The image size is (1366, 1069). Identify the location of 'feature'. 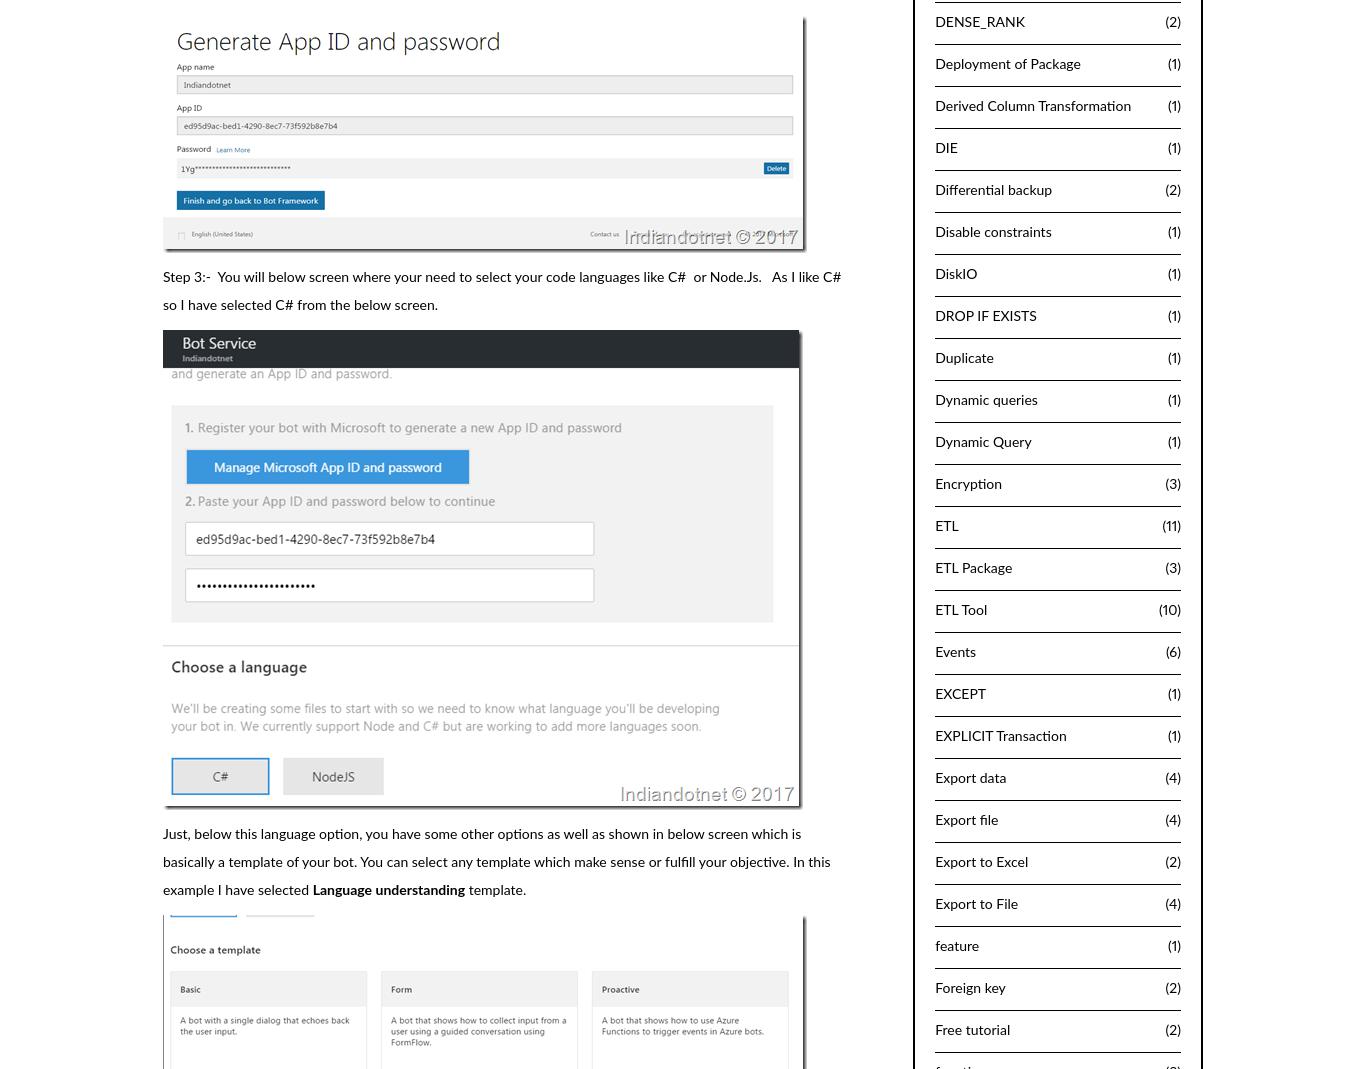
(957, 944).